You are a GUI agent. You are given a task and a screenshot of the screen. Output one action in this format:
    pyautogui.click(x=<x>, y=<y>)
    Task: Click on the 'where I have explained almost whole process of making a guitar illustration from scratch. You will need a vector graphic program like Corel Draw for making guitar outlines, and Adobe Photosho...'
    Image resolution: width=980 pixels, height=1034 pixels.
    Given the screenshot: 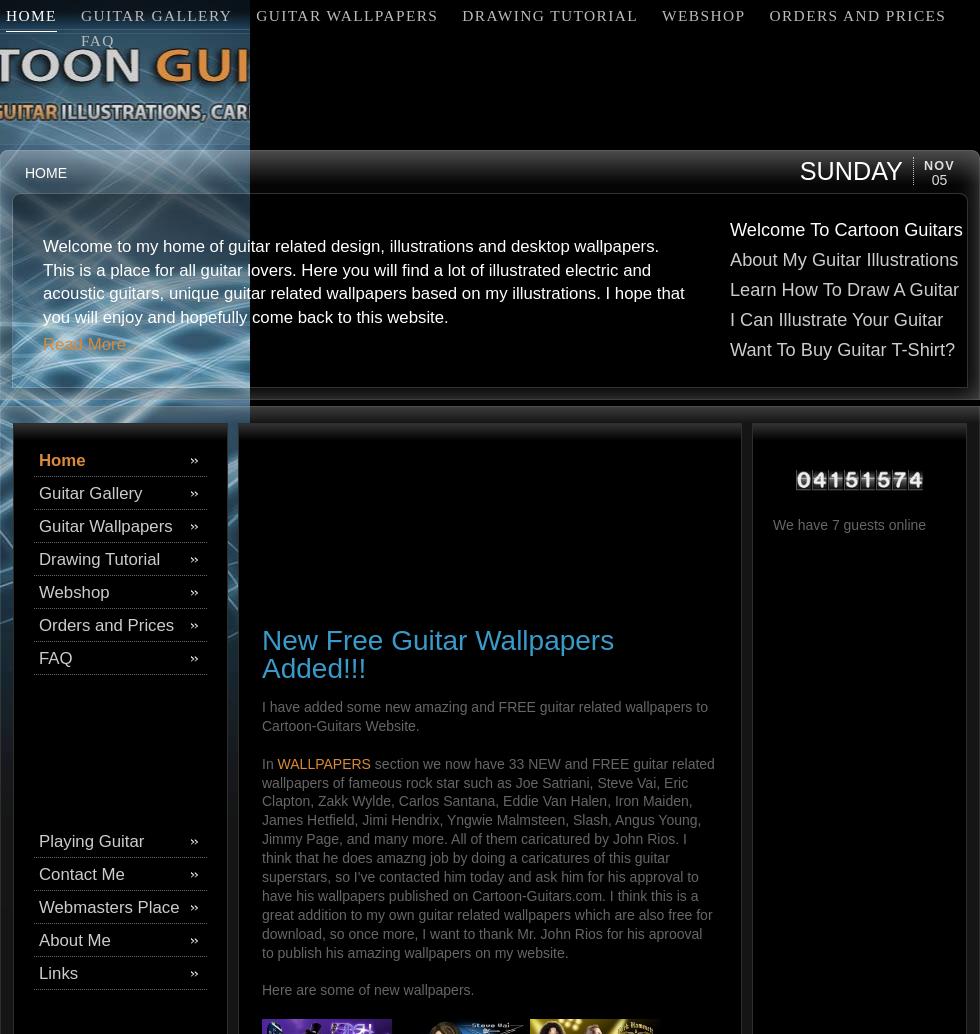 What is the action you would take?
    pyautogui.click(x=343, y=292)
    